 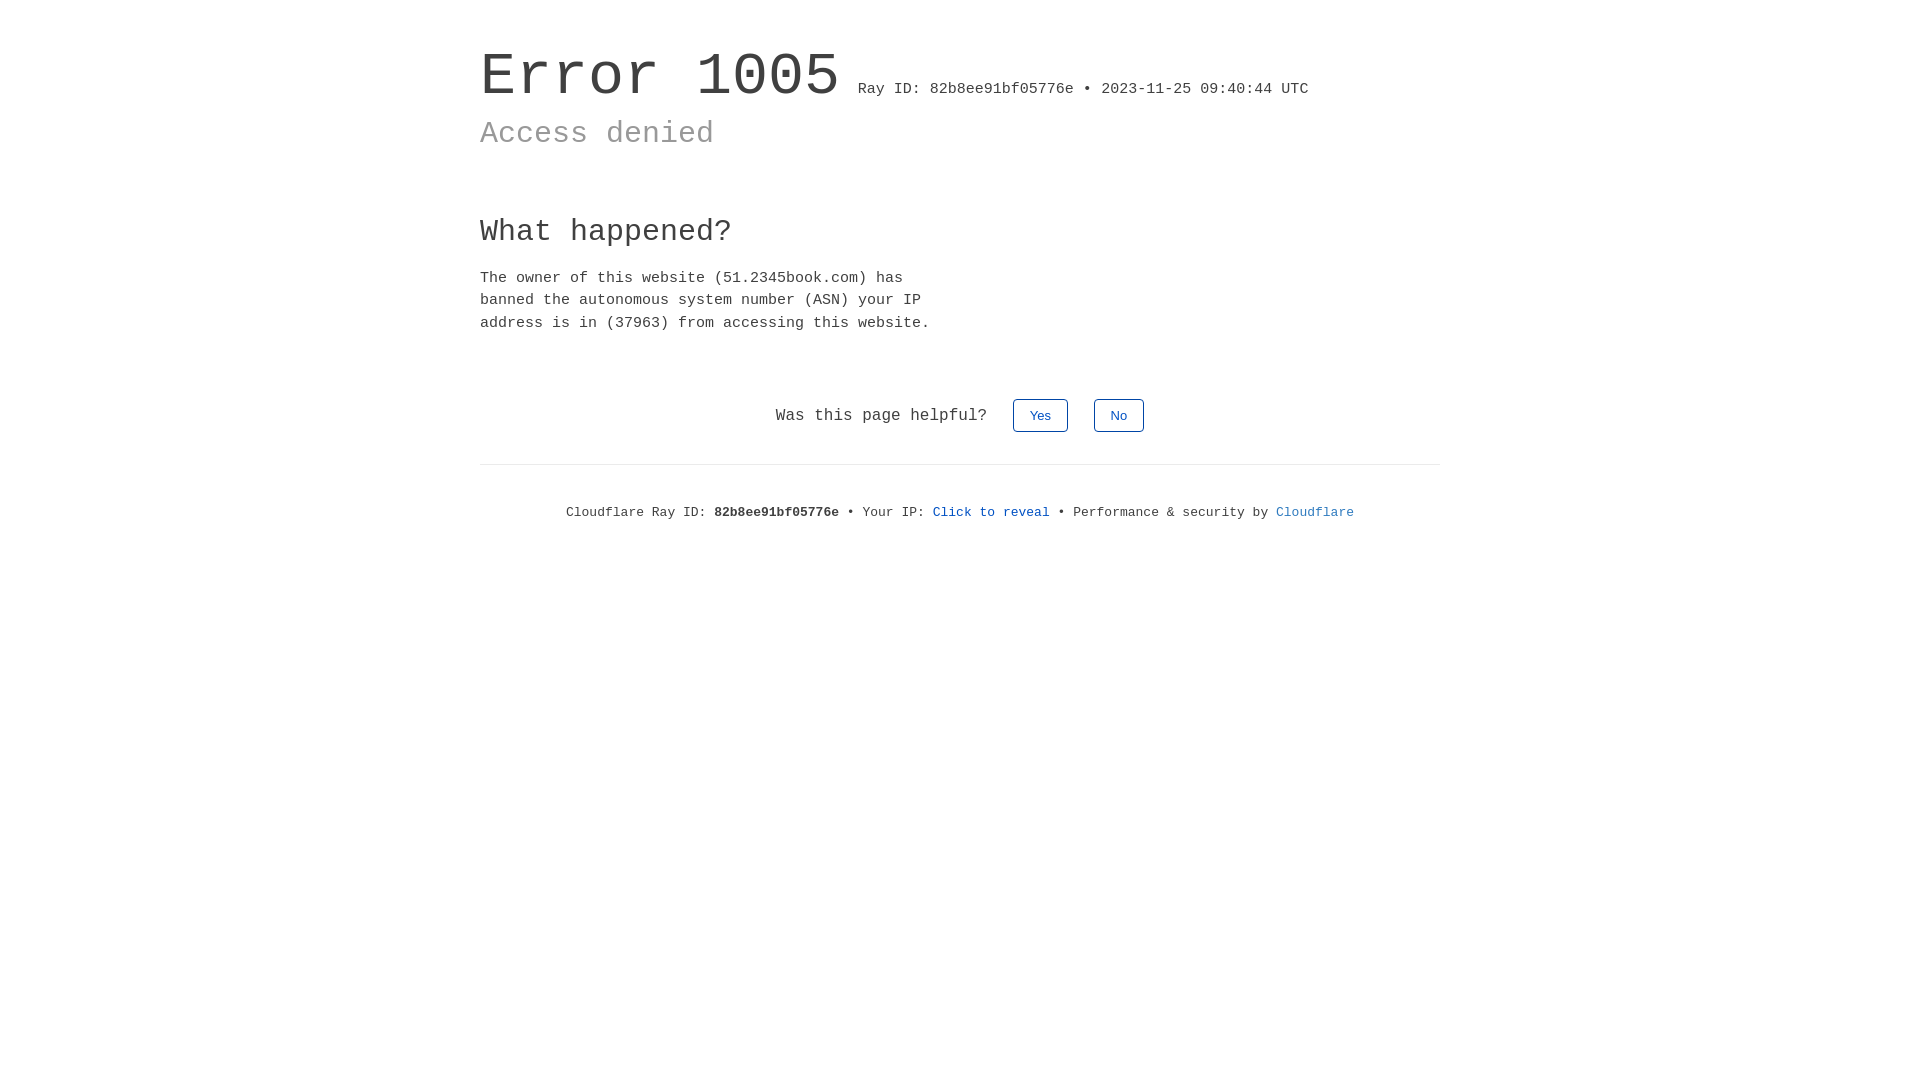 I want to click on 'Yes', so click(x=1012, y=414).